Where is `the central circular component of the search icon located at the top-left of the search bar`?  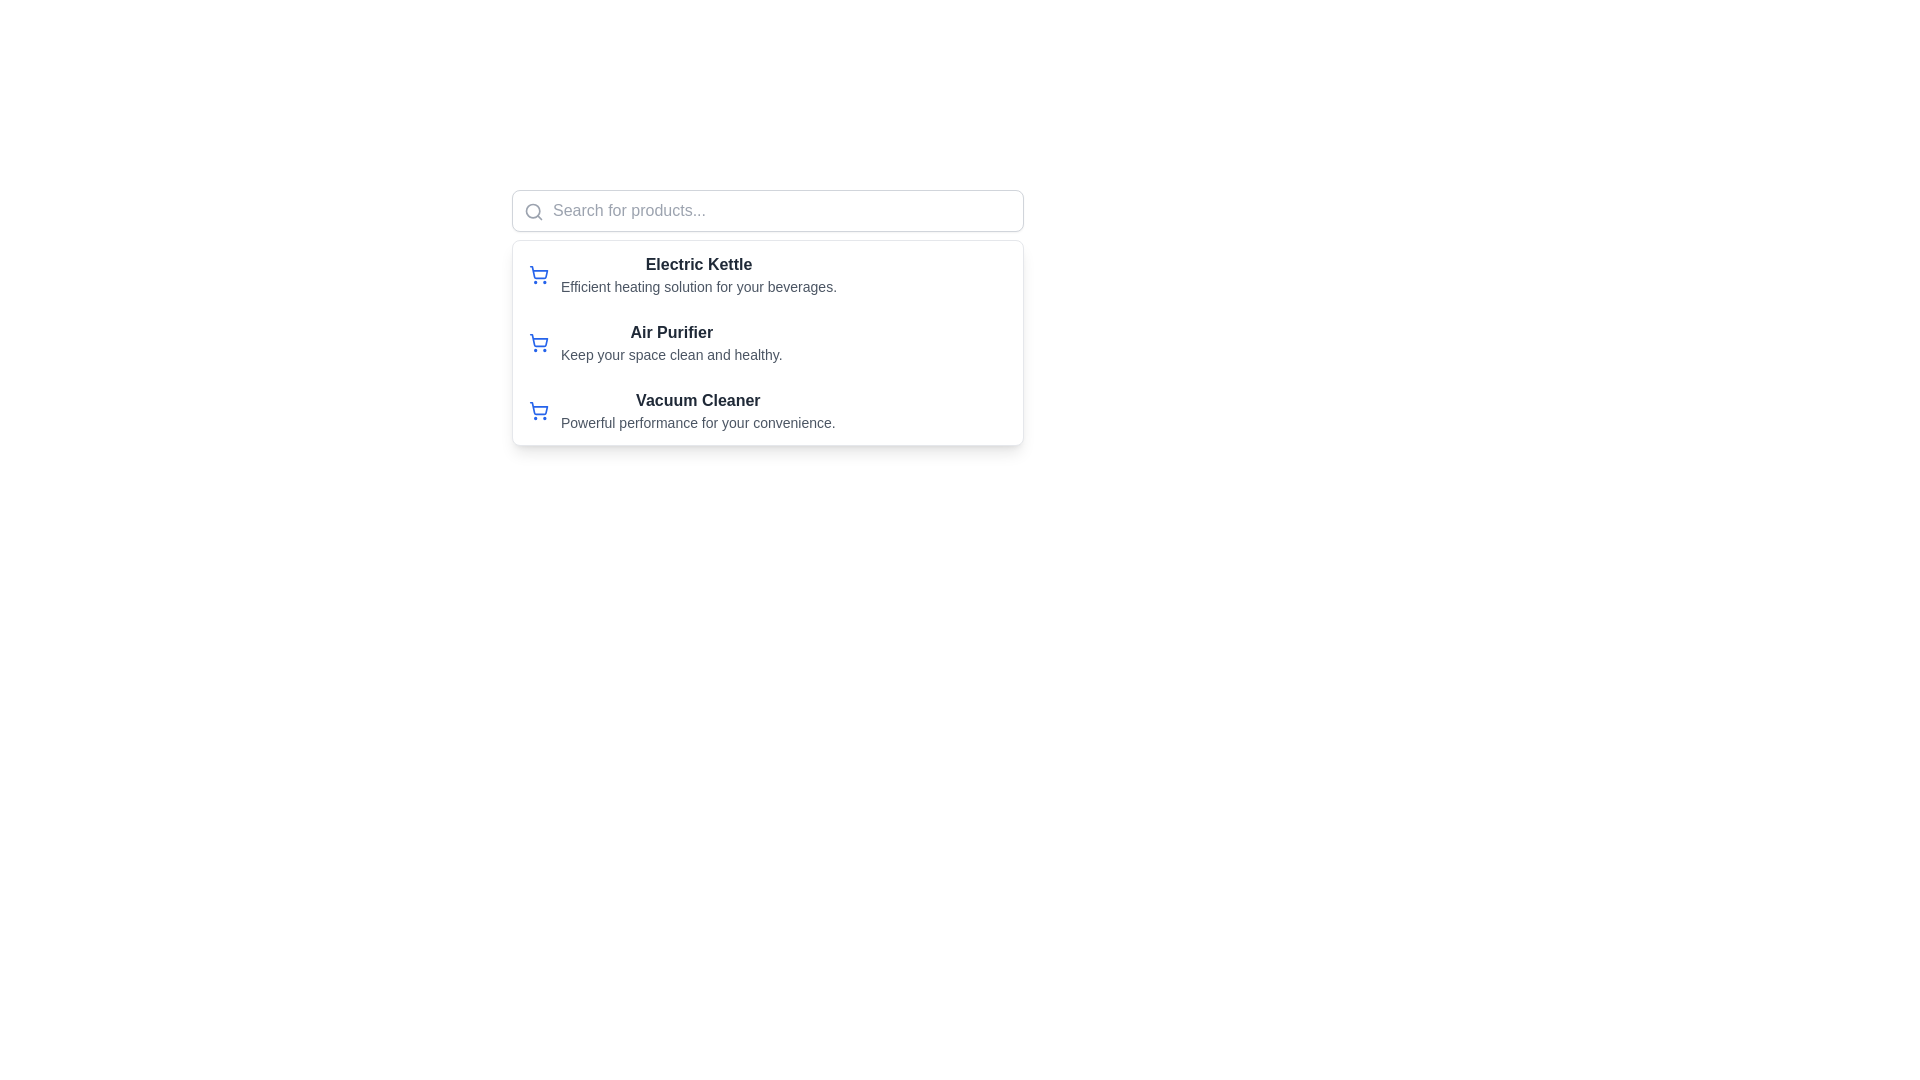 the central circular component of the search icon located at the top-left of the search bar is located at coordinates (533, 211).